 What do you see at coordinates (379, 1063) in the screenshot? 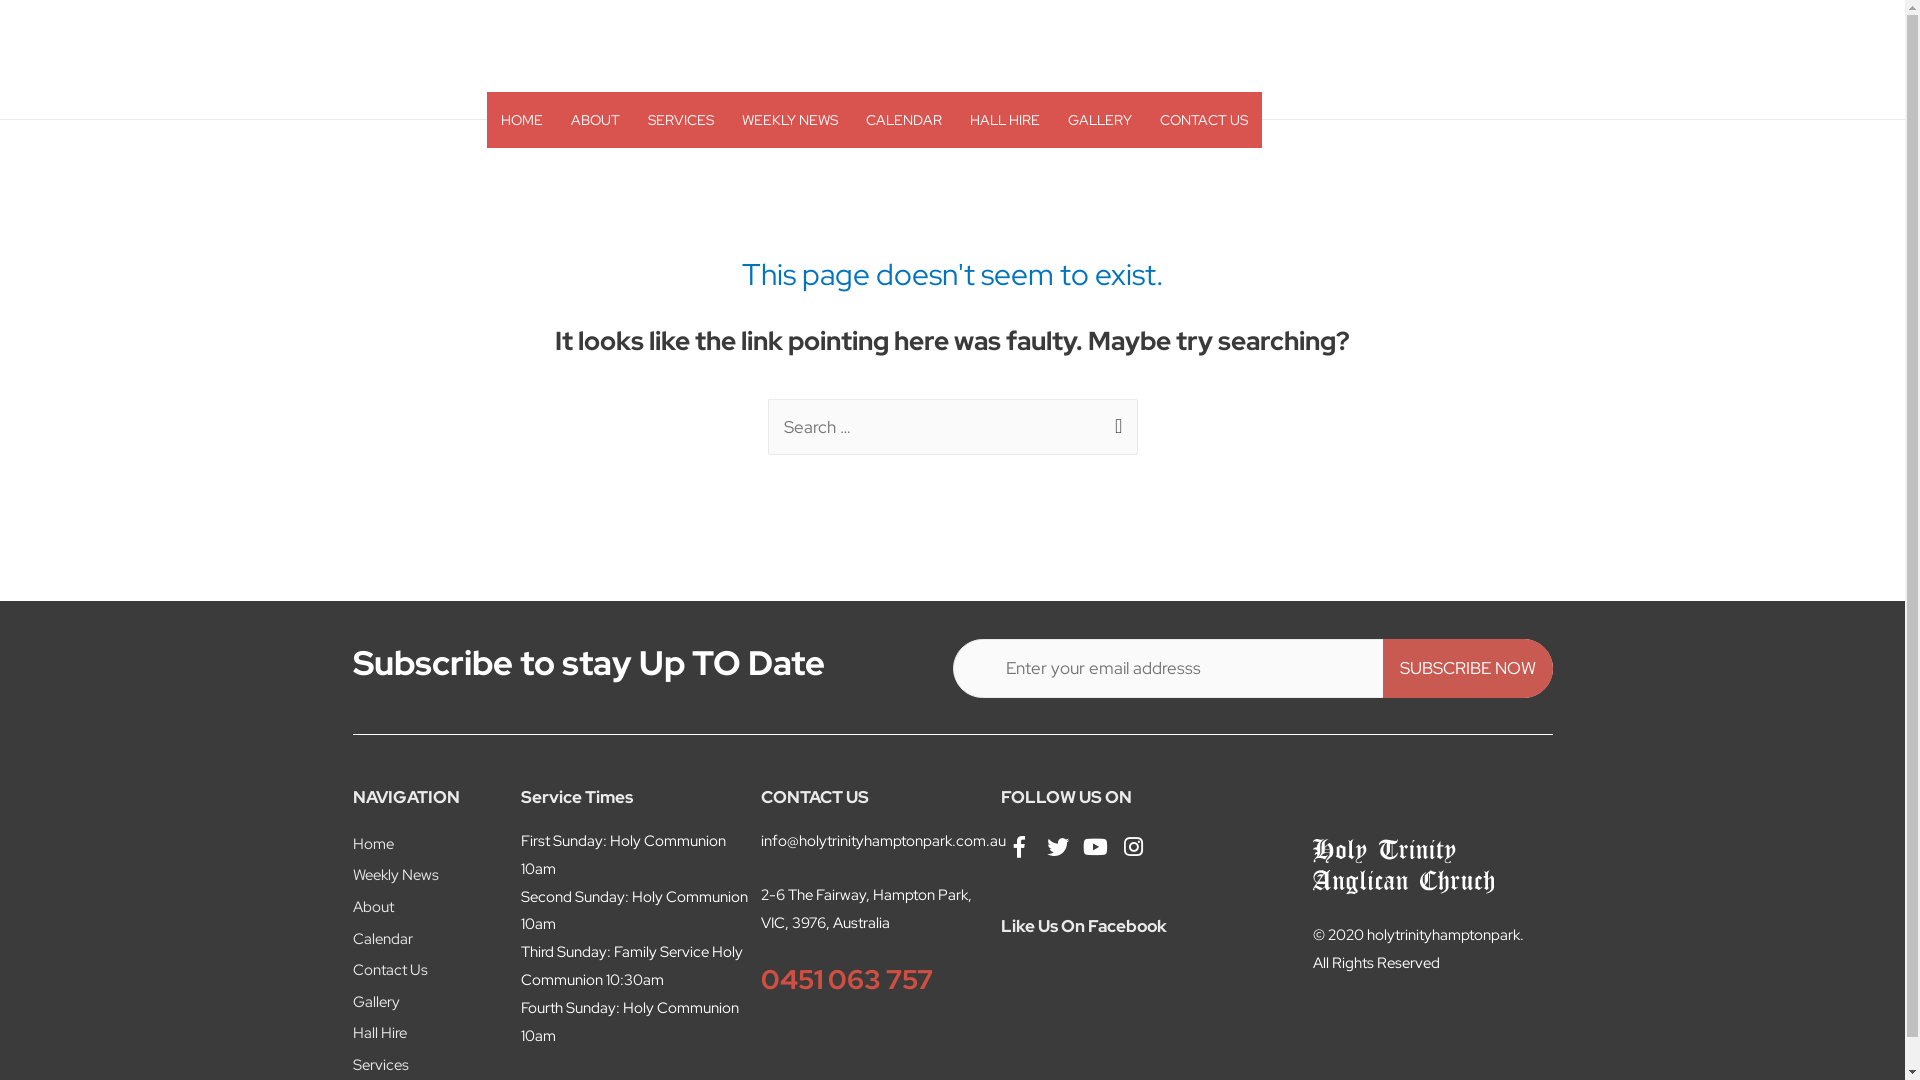
I see `'Services'` at bounding box center [379, 1063].